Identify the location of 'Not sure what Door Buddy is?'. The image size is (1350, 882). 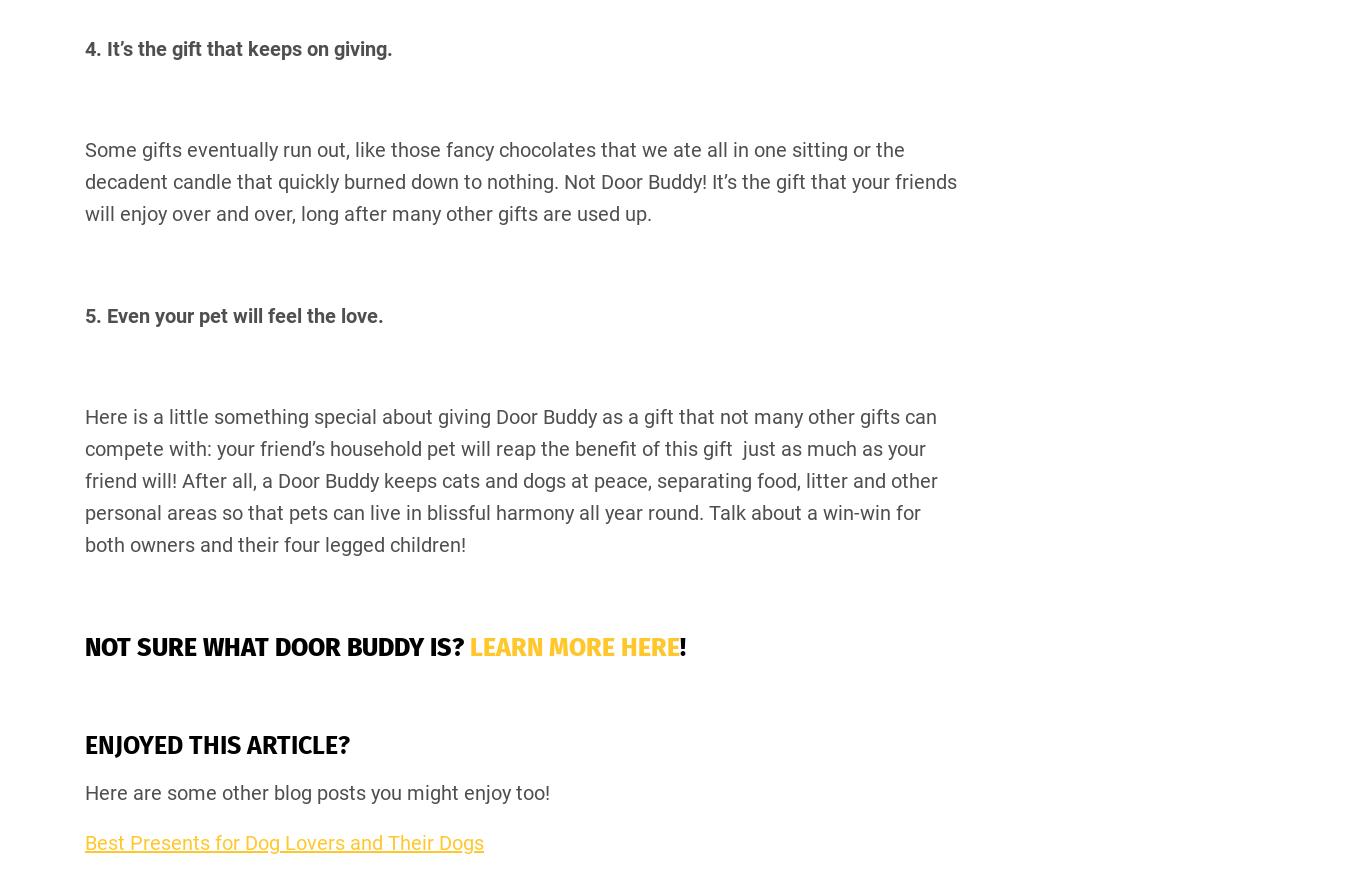
(276, 647).